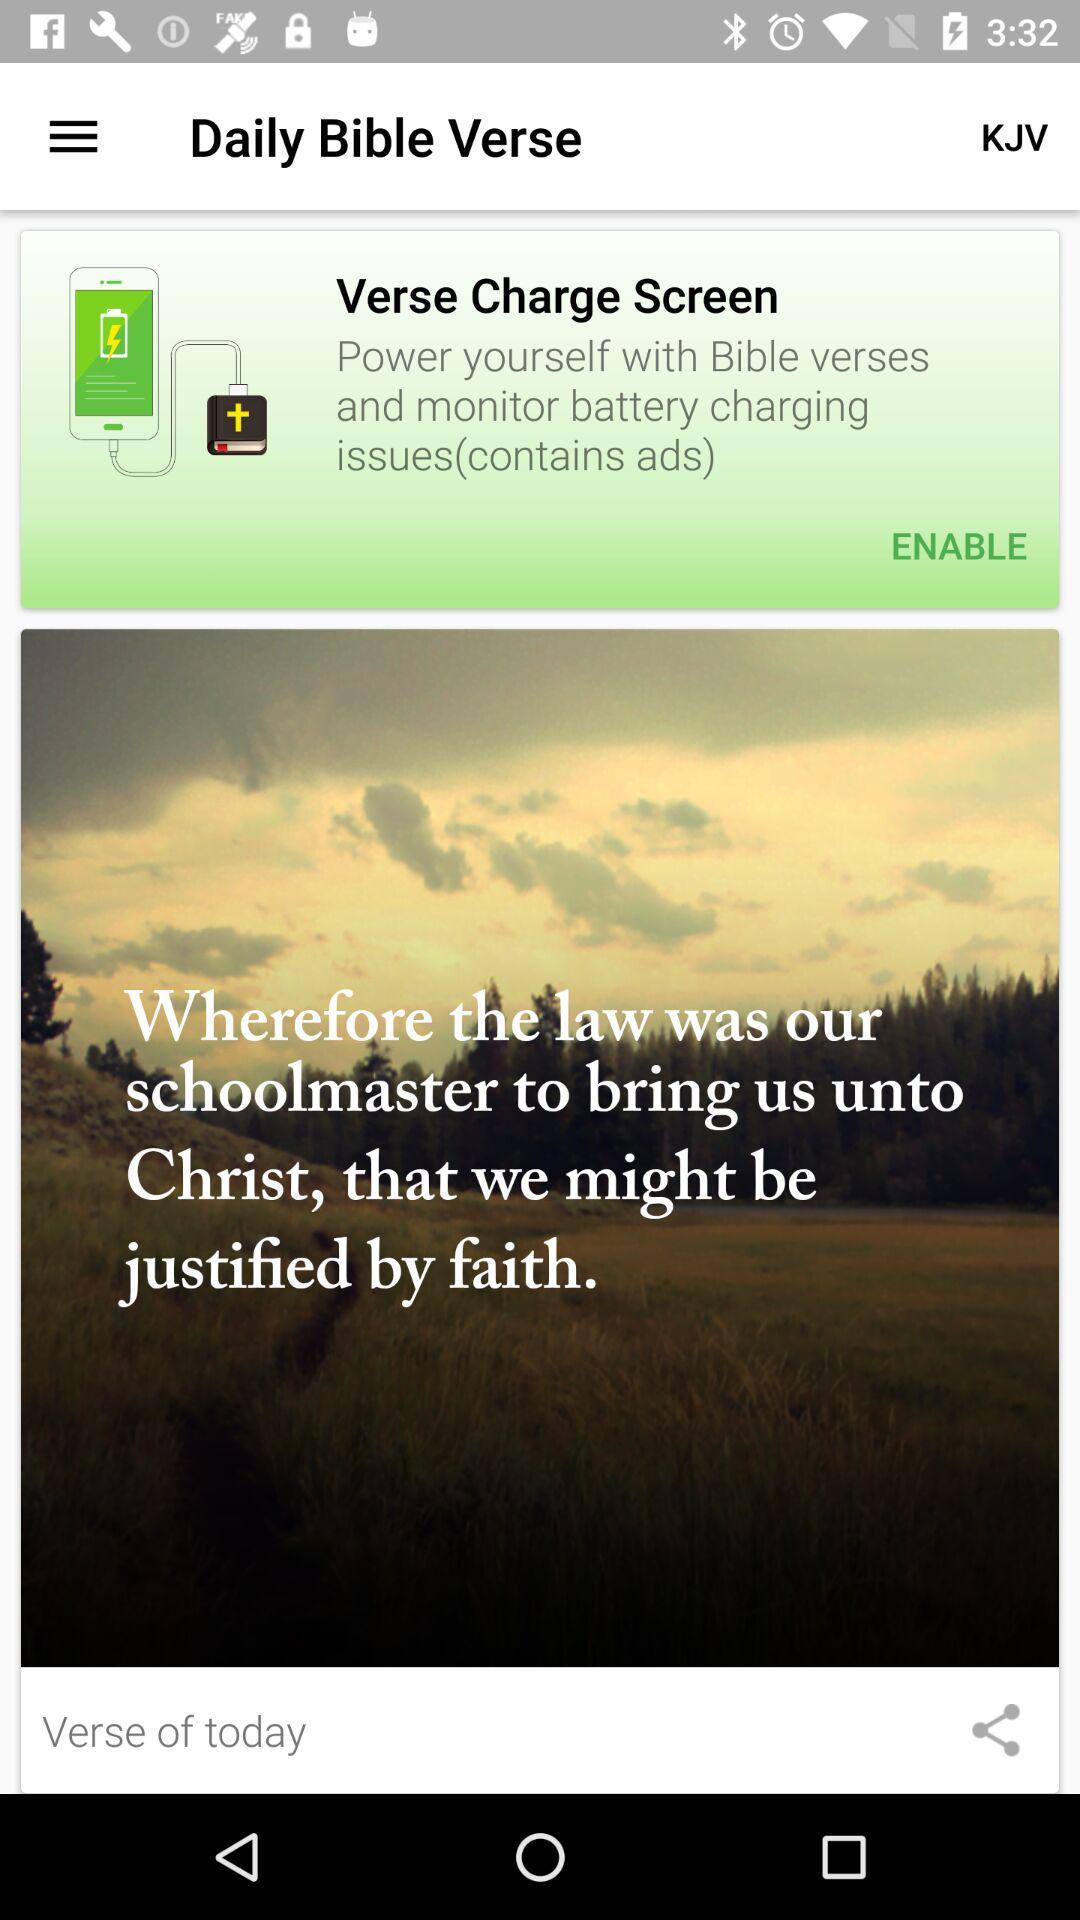 Image resolution: width=1080 pixels, height=1920 pixels. Describe the element at coordinates (1014, 135) in the screenshot. I see `icon above the power yourself with icon` at that location.